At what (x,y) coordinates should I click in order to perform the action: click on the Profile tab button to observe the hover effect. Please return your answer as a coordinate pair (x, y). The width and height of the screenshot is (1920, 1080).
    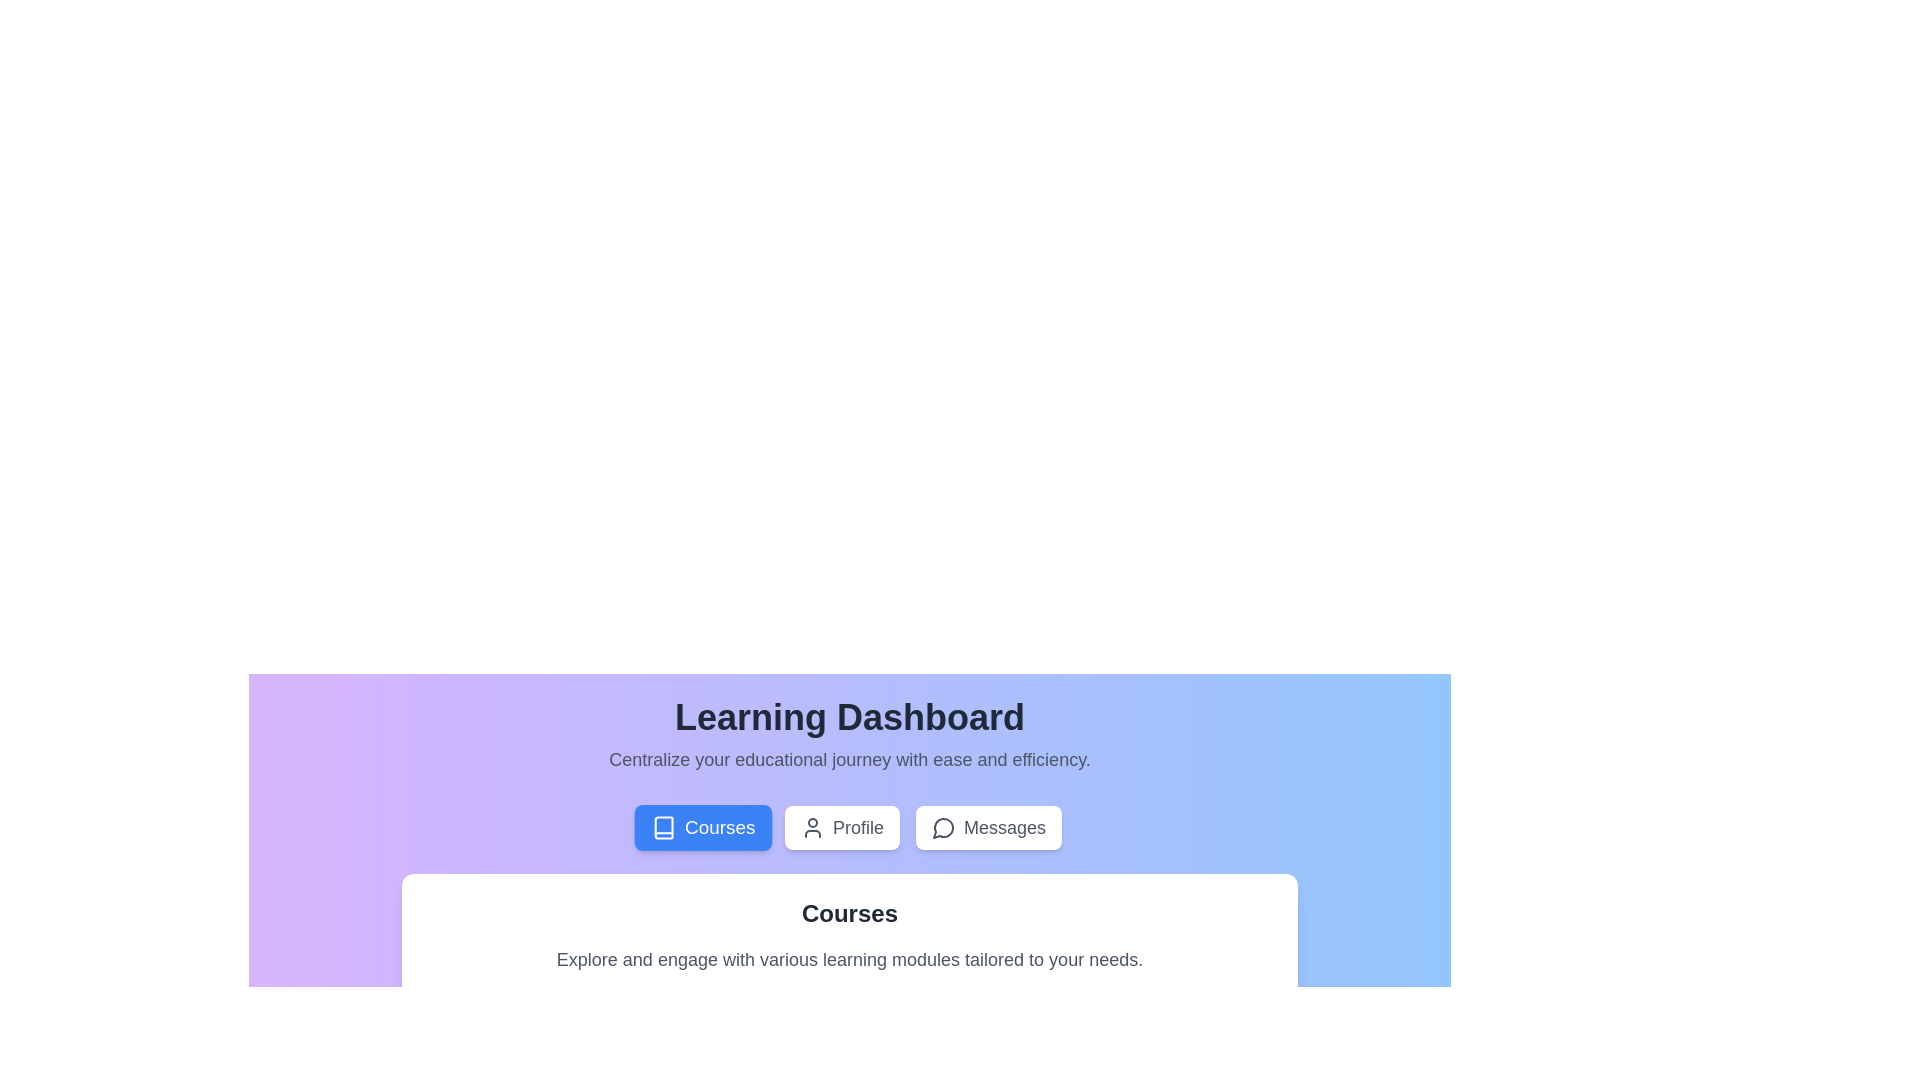
    Looking at the image, I should click on (842, 828).